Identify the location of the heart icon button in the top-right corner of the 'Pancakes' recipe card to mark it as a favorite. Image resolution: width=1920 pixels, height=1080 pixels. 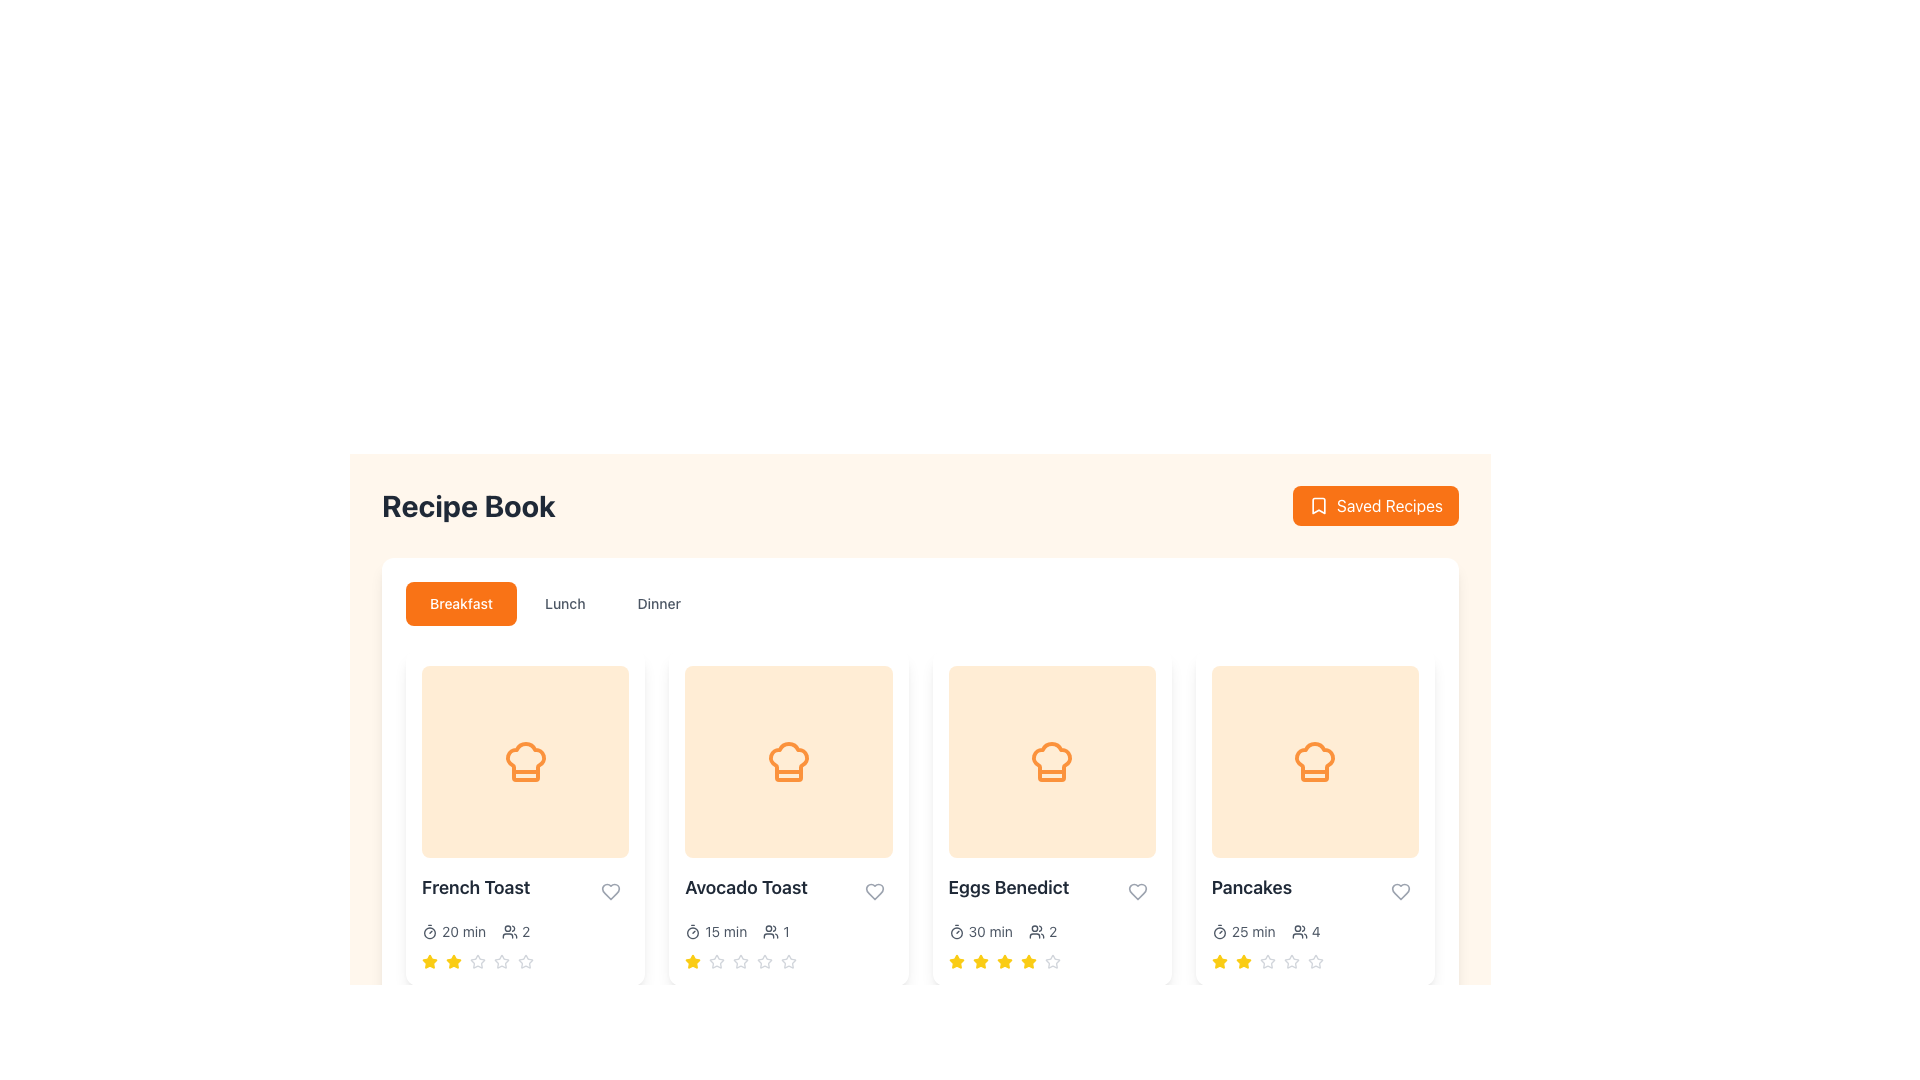
(1400, 890).